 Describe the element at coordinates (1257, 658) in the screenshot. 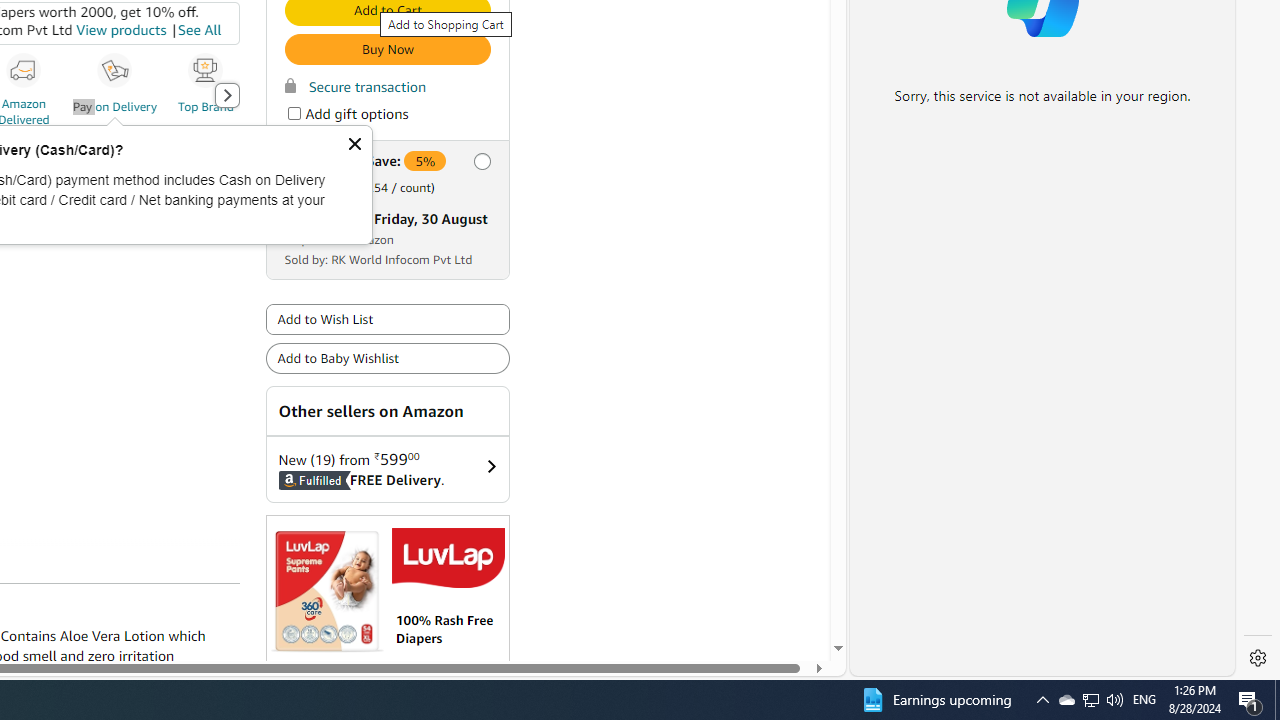

I see `'Settings'` at that location.